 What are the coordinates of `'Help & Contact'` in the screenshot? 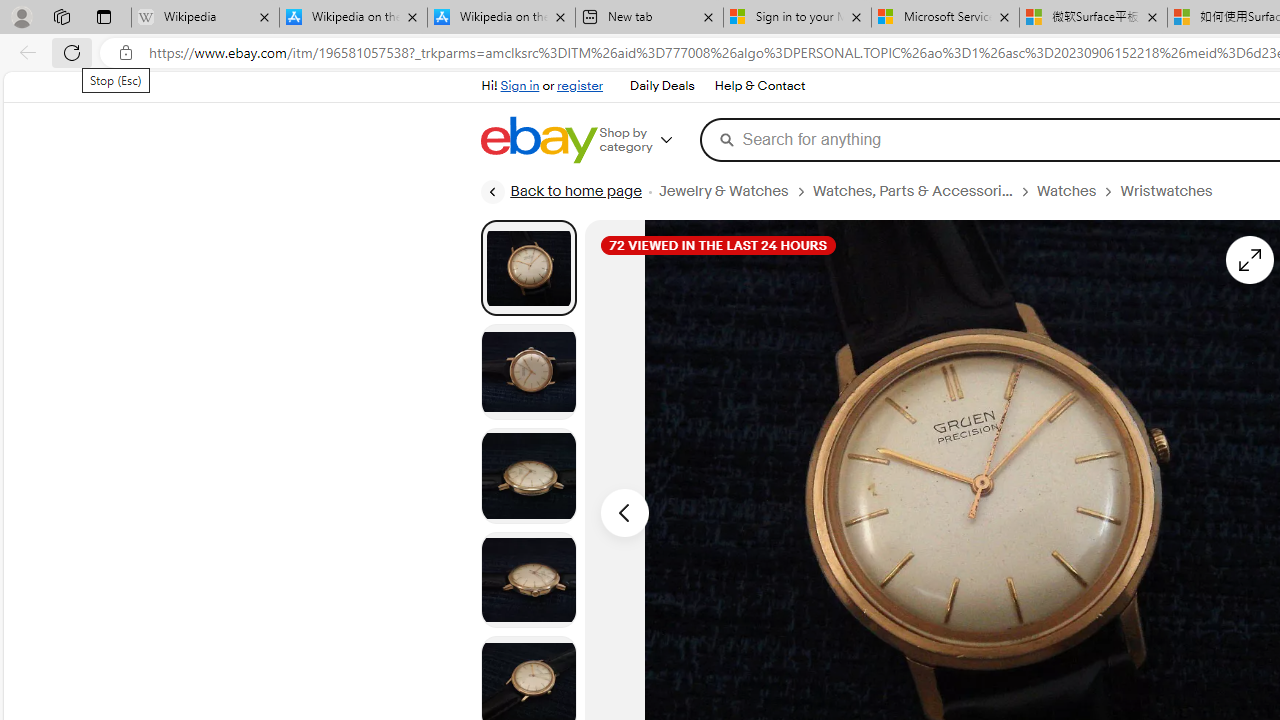 It's located at (758, 85).